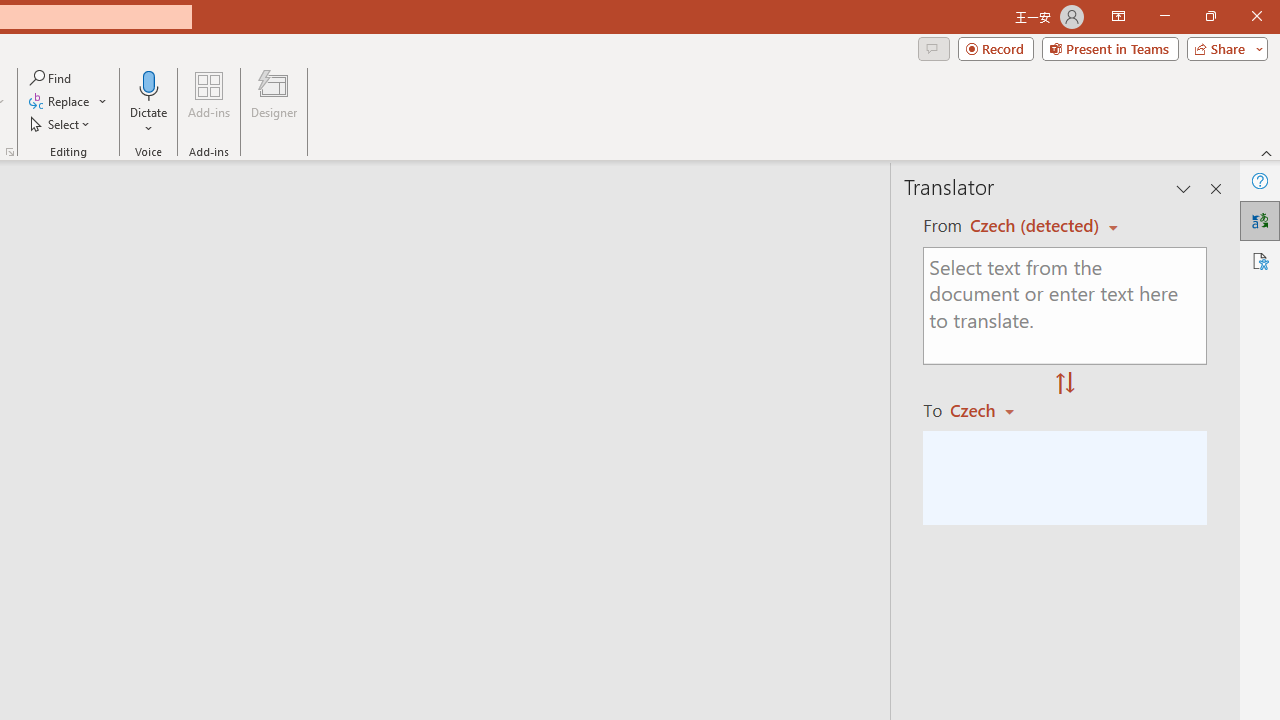  Describe the element at coordinates (1259, 260) in the screenshot. I see `'Accessibility'` at that location.